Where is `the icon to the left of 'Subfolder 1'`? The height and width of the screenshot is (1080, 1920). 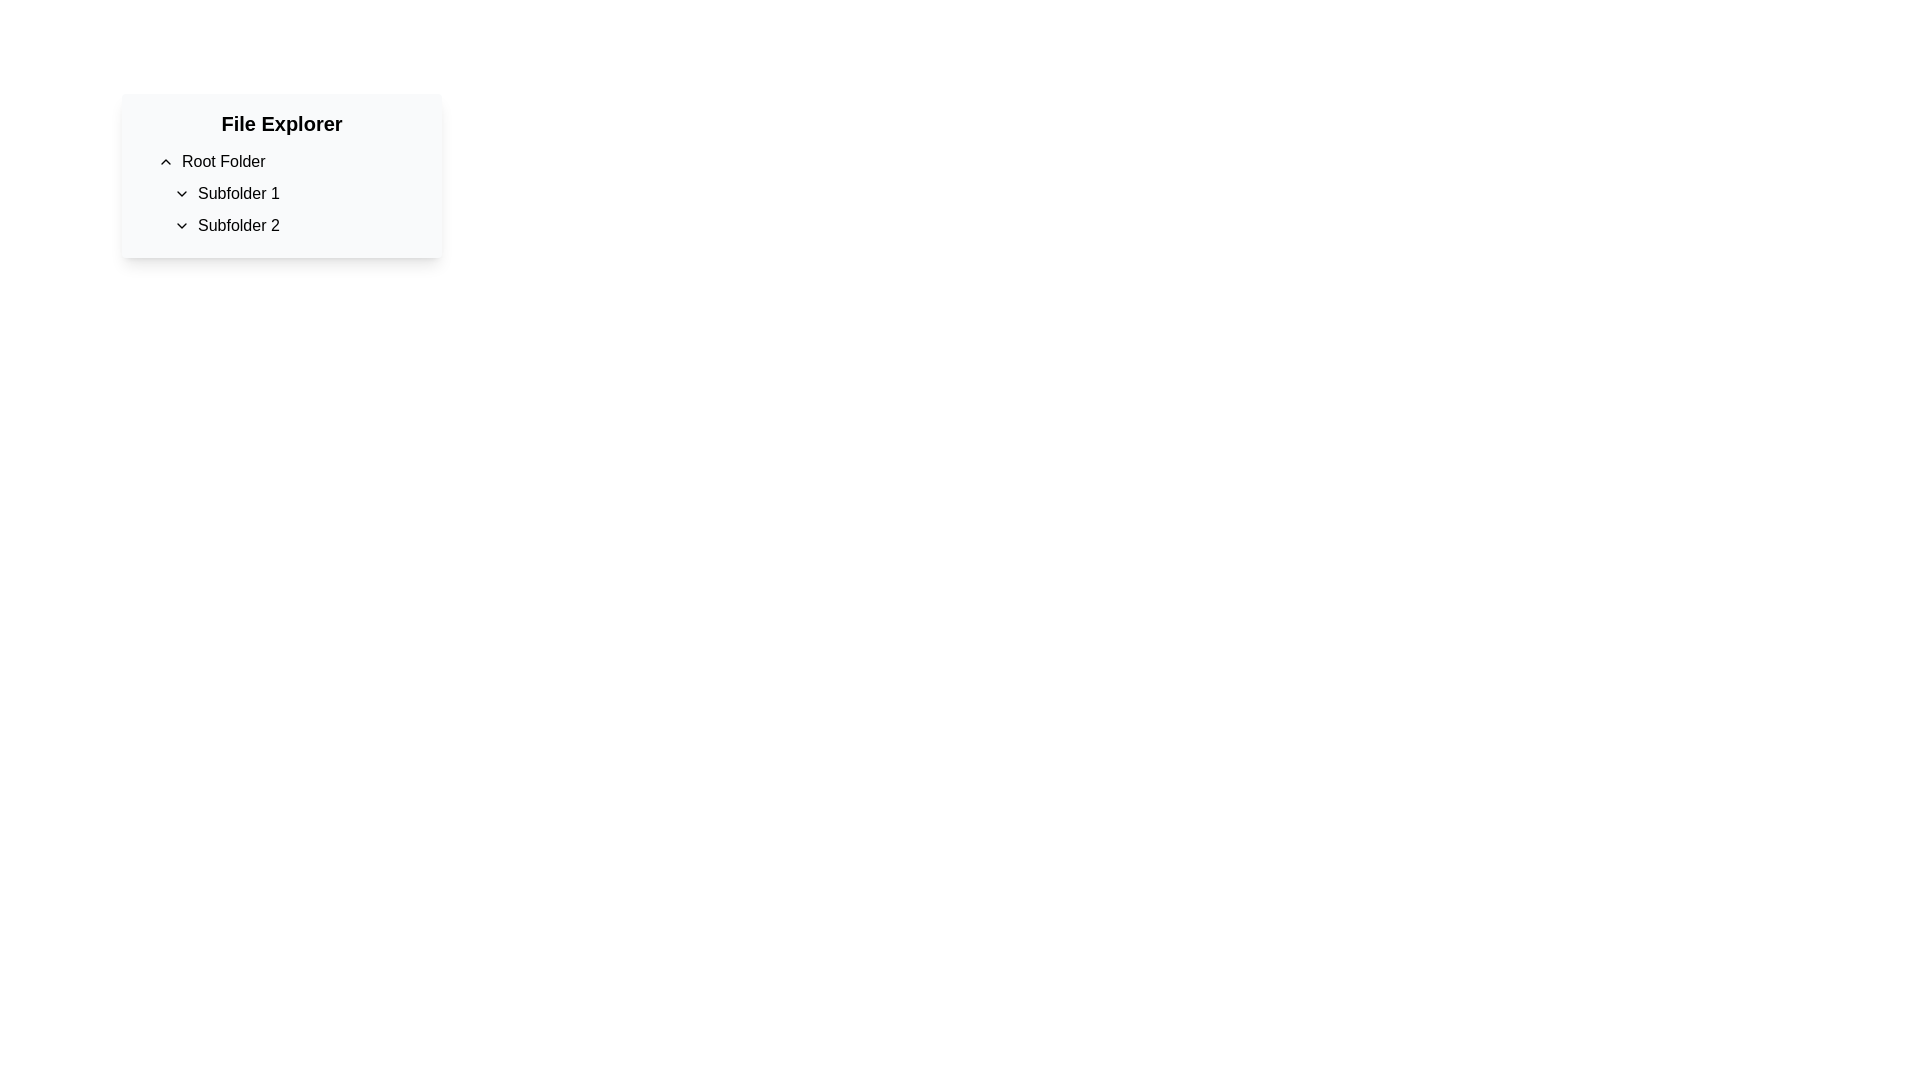
the icon to the left of 'Subfolder 1' is located at coordinates (182, 193).